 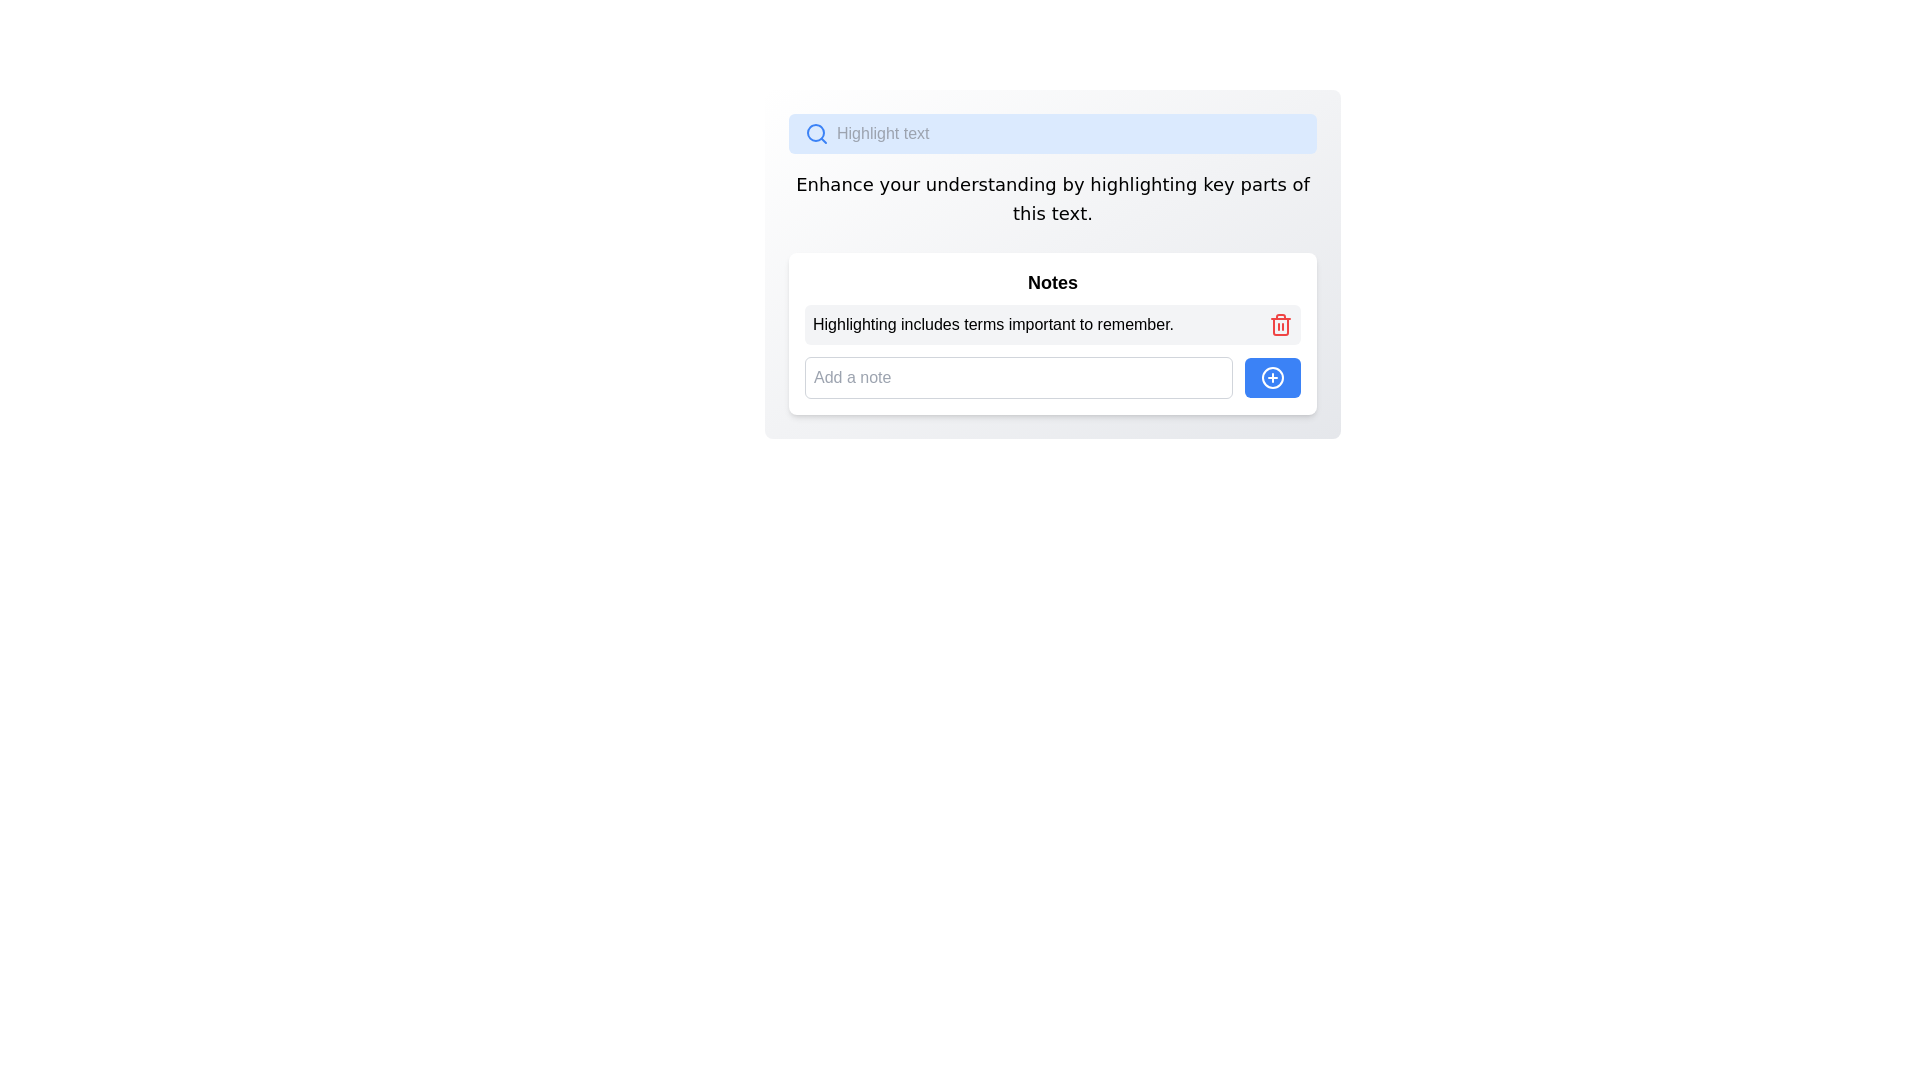 What do you see at coordinates (1236, 184) in the screenshot?
I see `on the text cursor located within the text 'Enhance your understanding by highlighting key parts of this text.' near the word 'key parts.'` at bounding box center [1236, 184].